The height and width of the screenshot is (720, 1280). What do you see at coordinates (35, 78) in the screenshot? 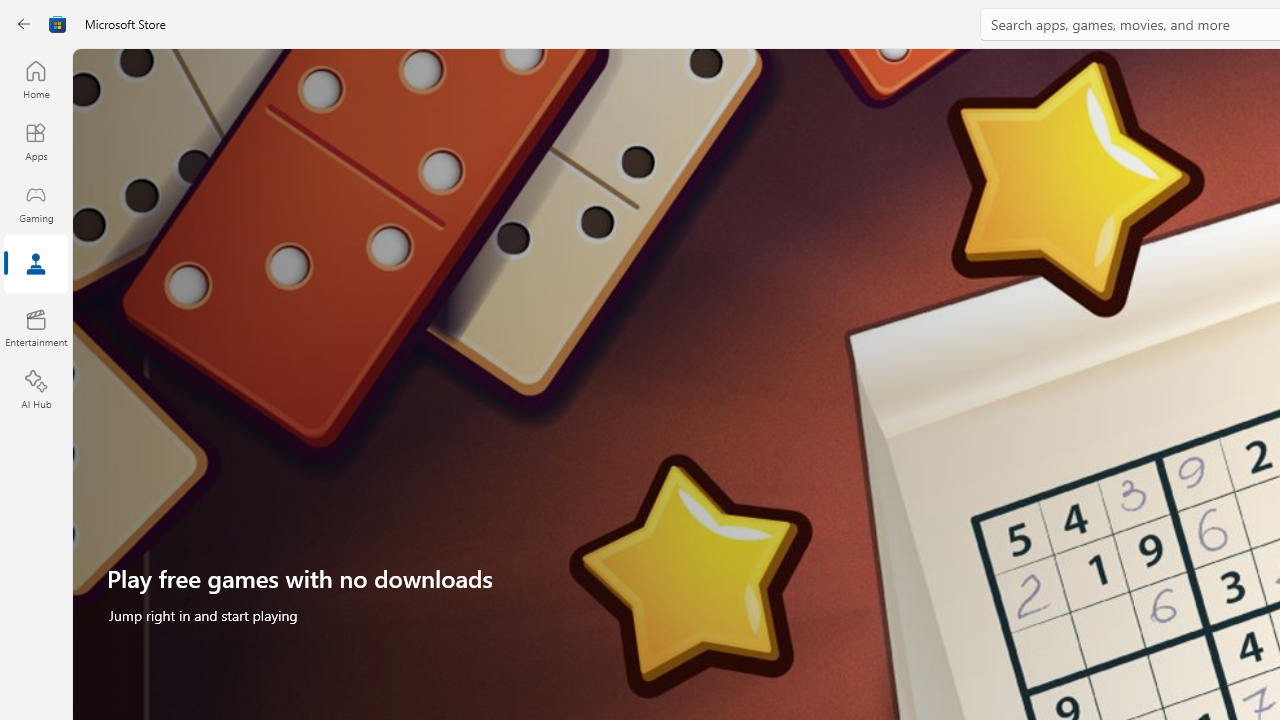
I see `'Home'` at bounding box center [35, 78].